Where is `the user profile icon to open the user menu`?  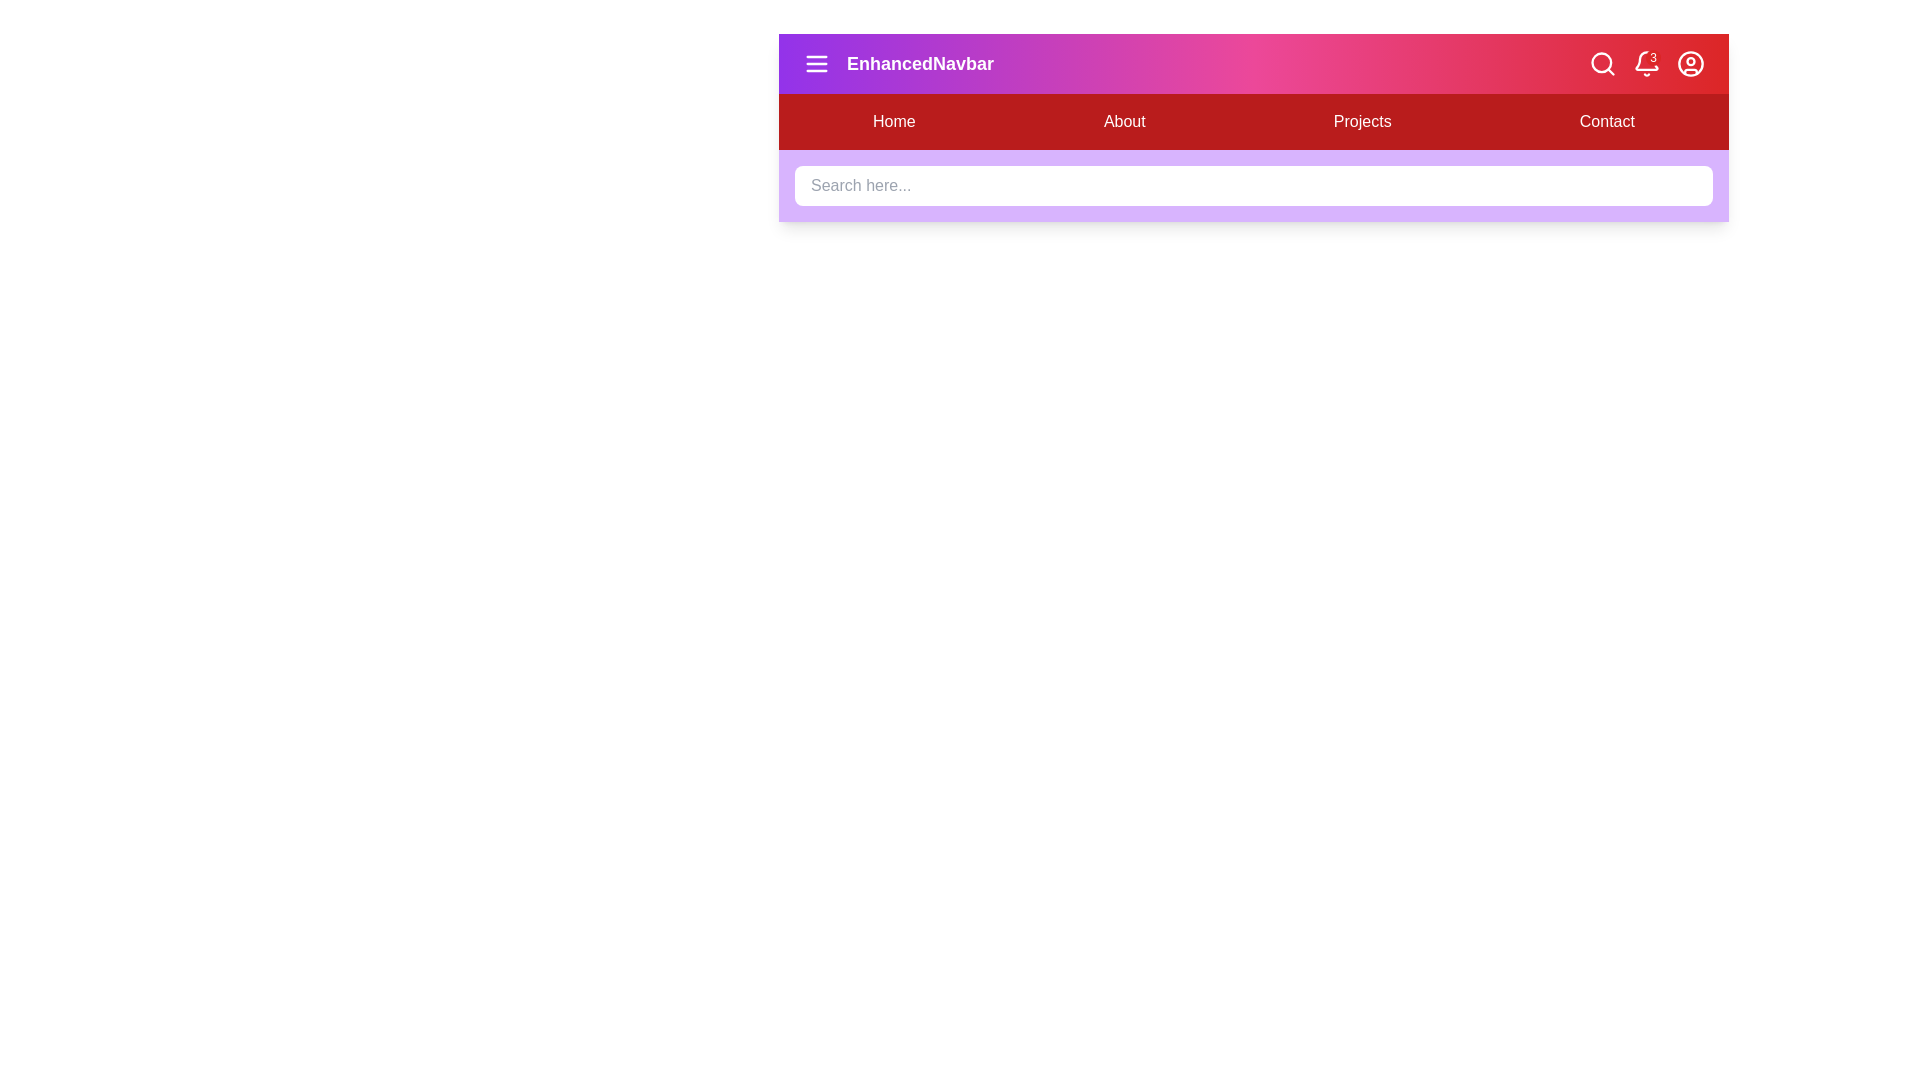
the user profile icon to open the user menu is located at coordinates (1689, 63).